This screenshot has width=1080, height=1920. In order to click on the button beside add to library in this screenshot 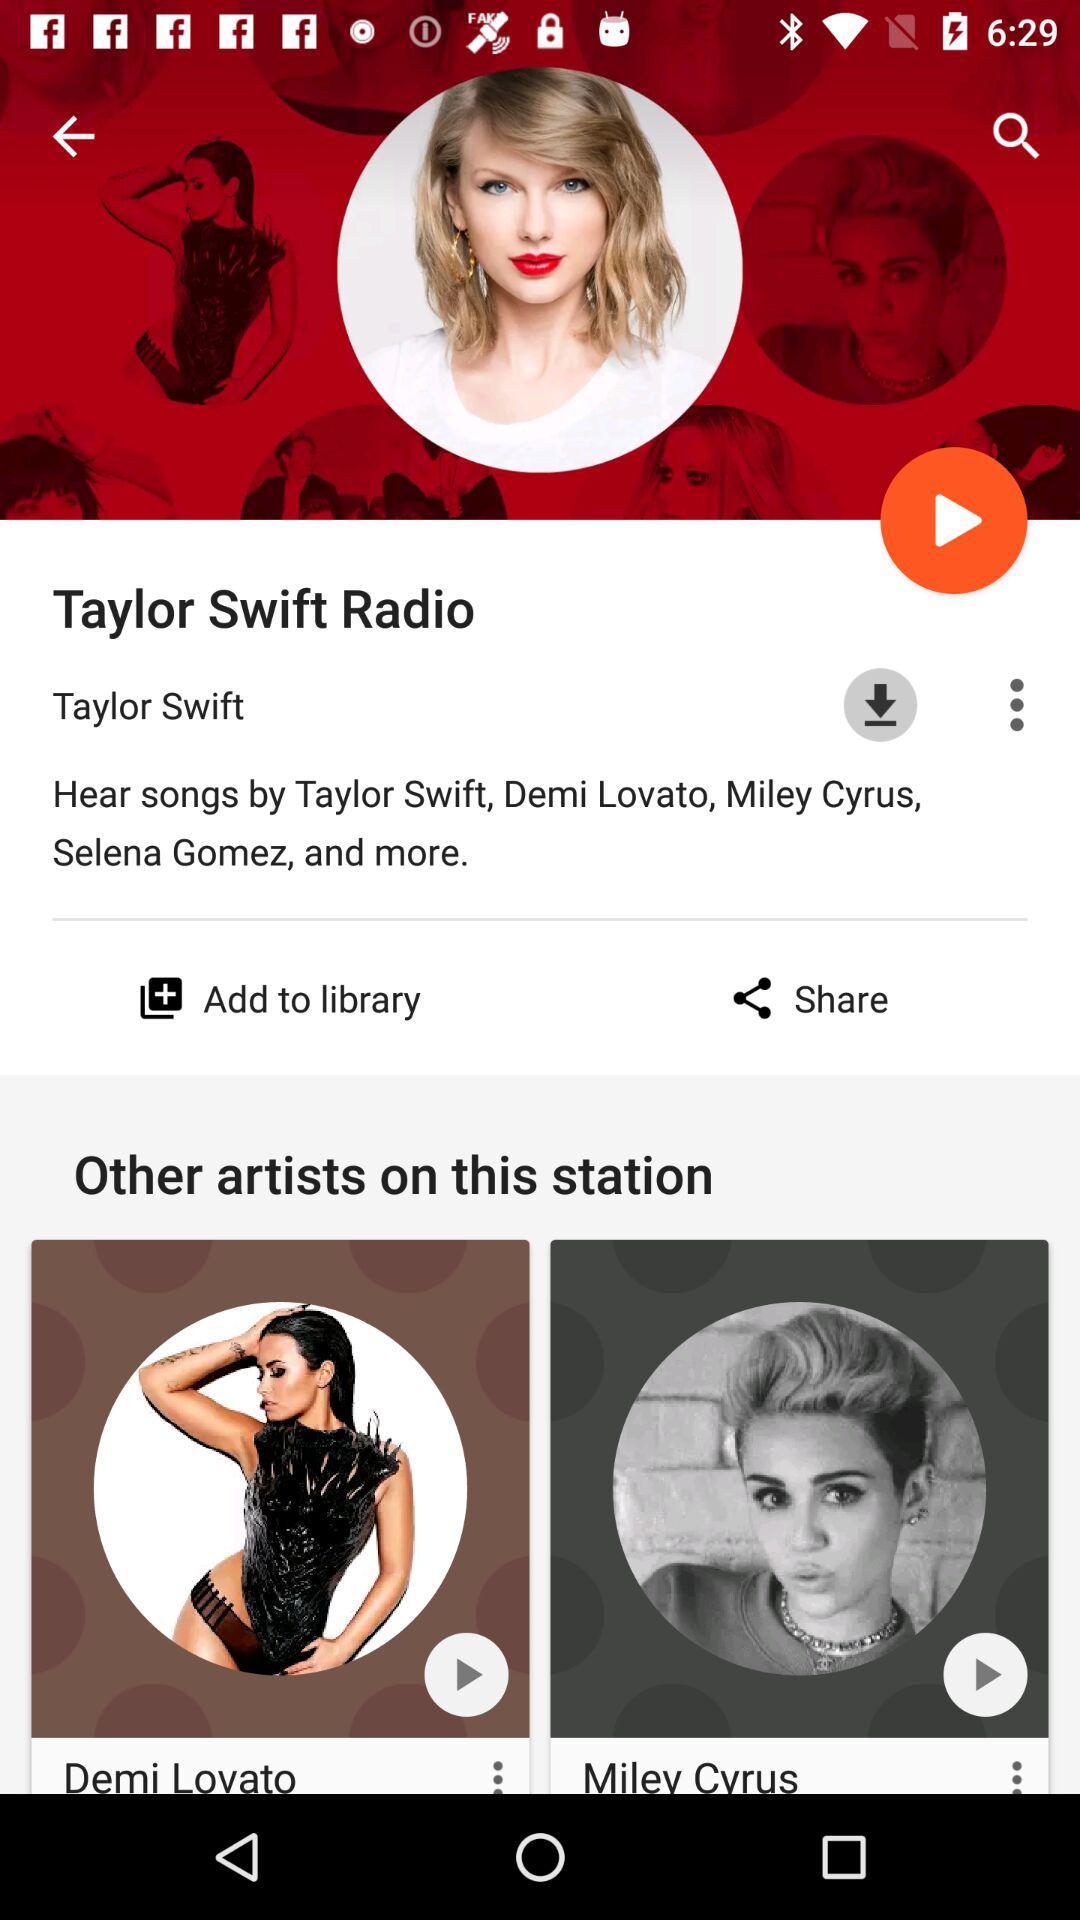, I will do `click(160, 998)`.